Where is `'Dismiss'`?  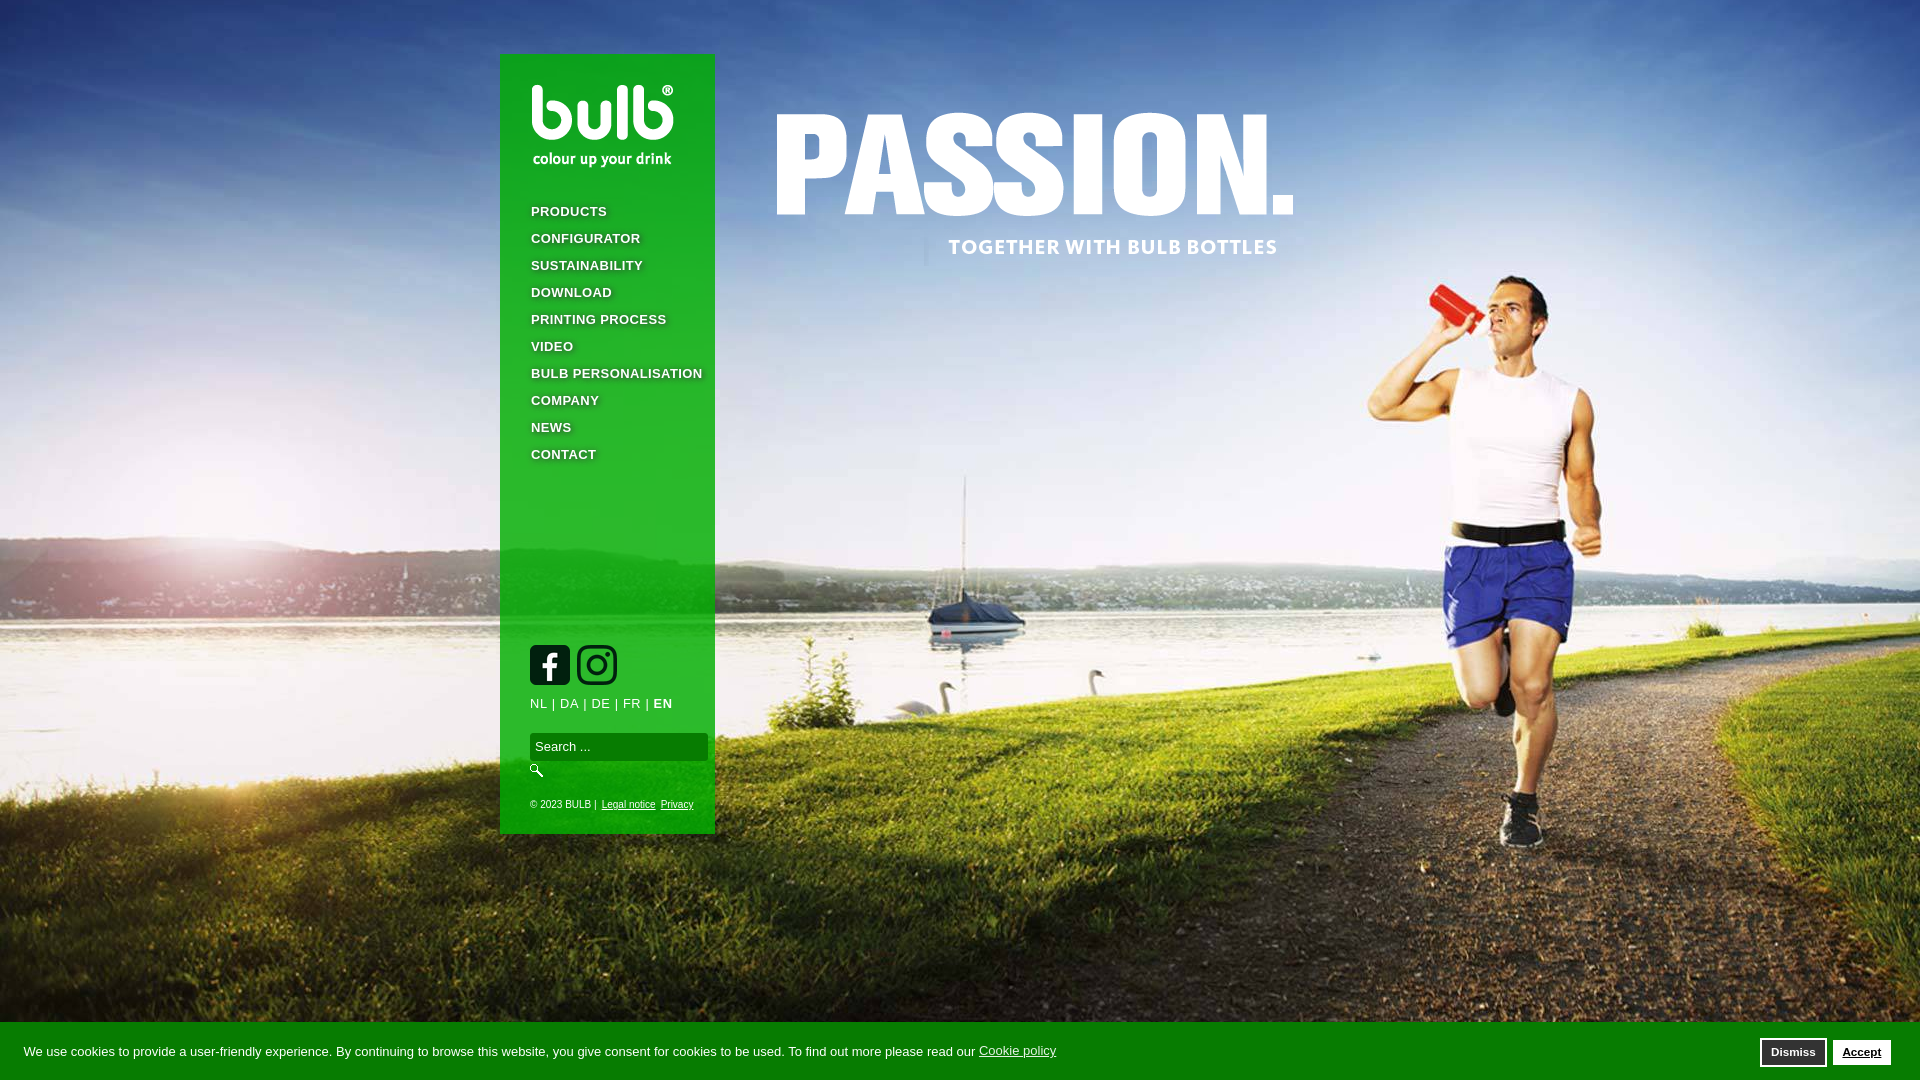
'Dismiss' is located at coordinates (1794, 1051).